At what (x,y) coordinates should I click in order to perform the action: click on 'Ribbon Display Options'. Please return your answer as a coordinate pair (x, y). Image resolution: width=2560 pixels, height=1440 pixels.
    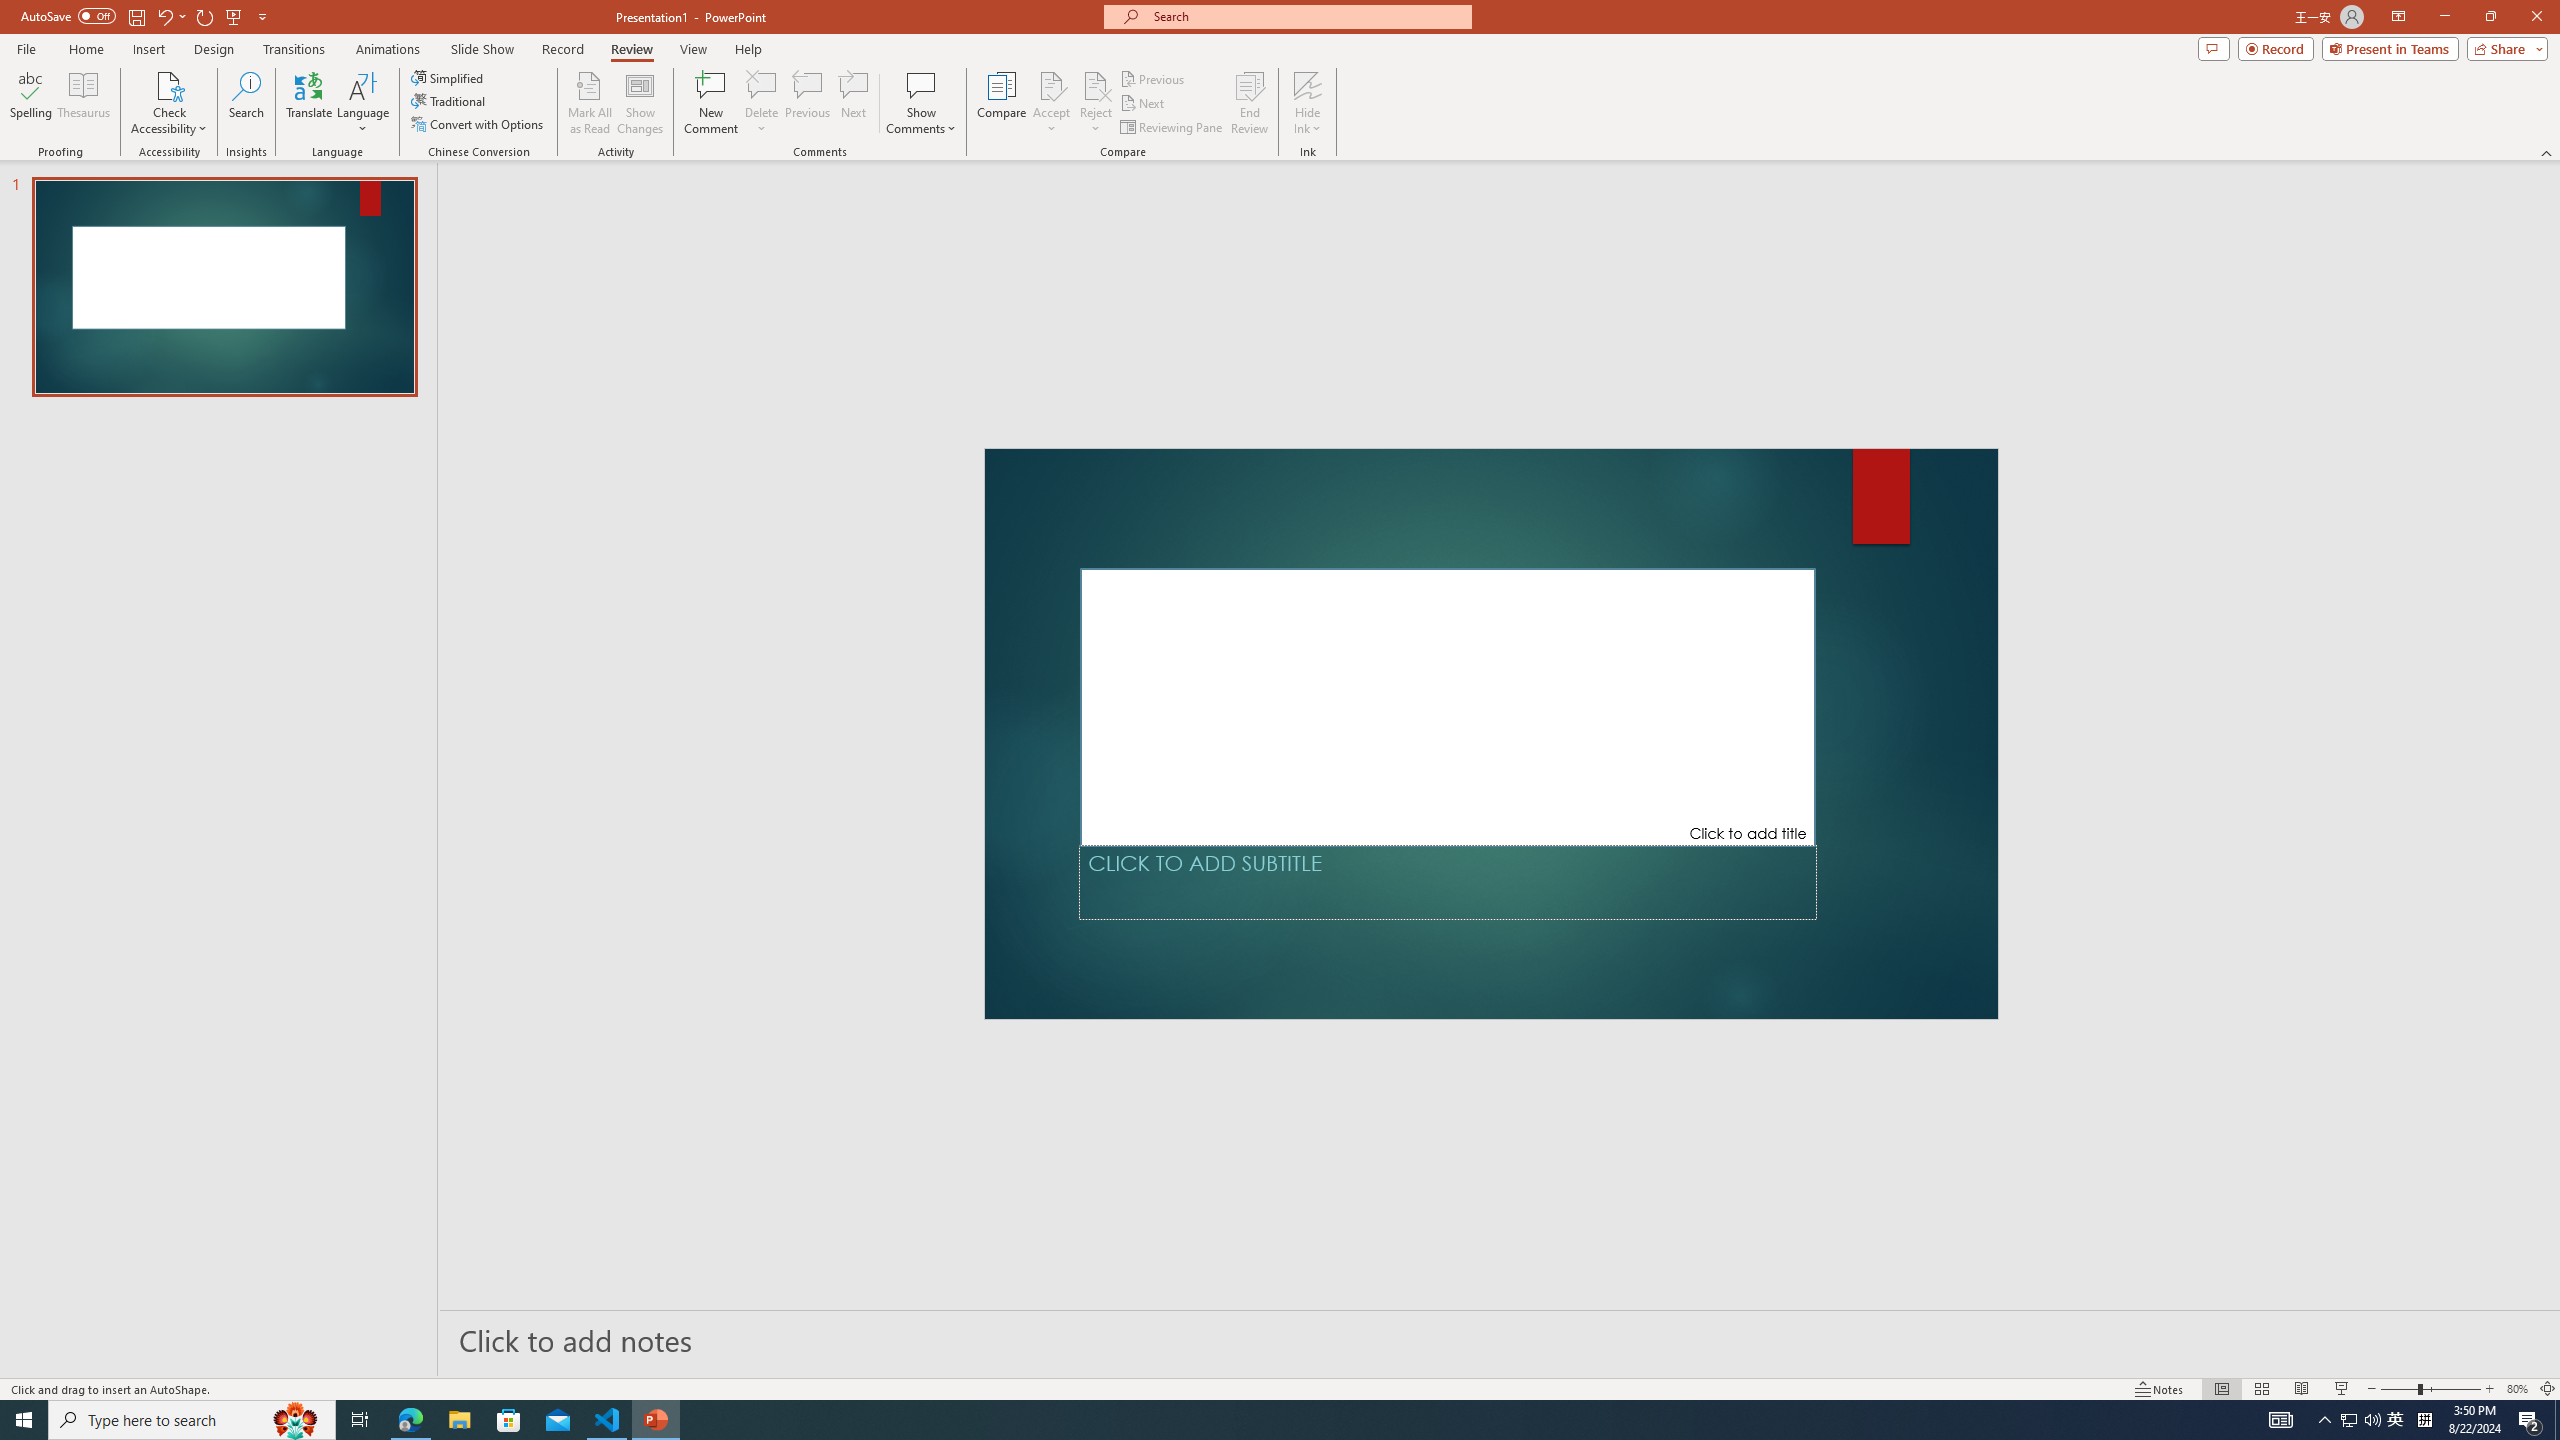
    Looking at the image, I should click on (2397, 16).